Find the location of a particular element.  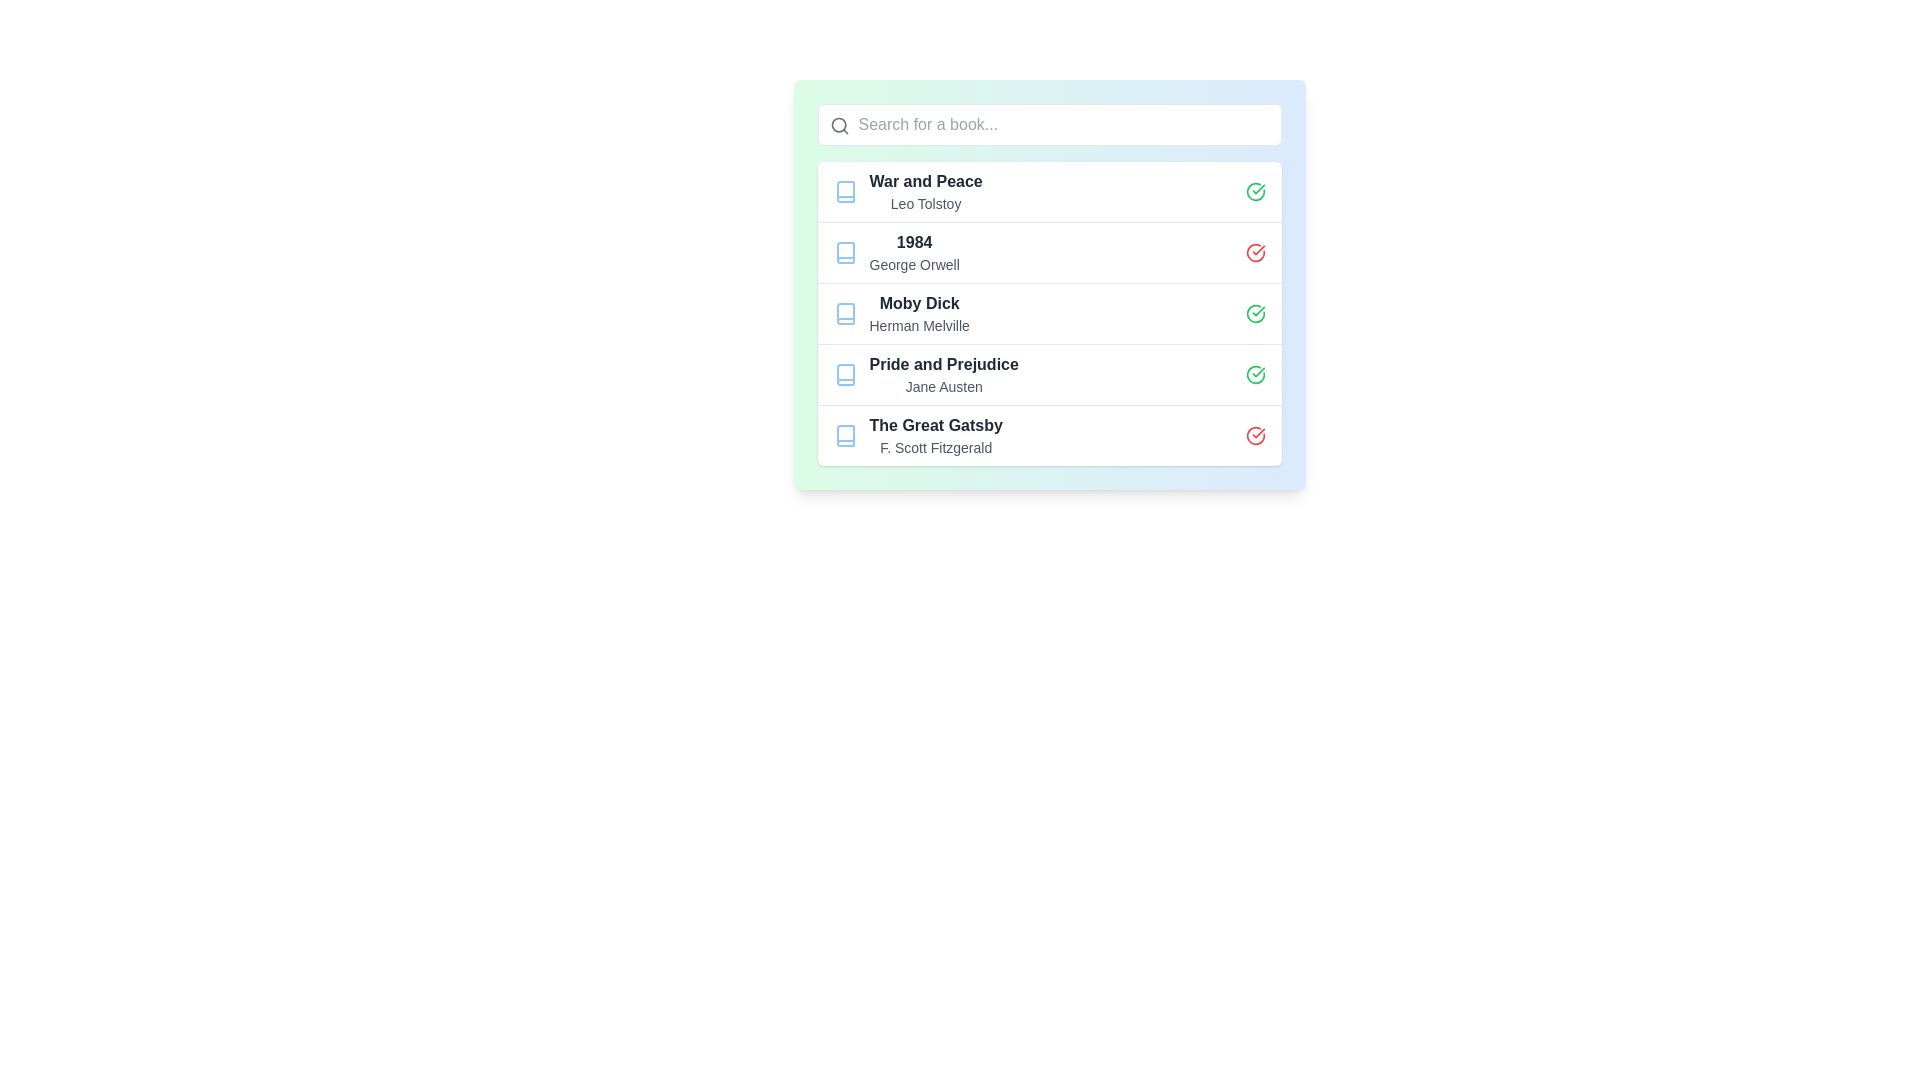

the light blue book icon located to the left of the 'War and Peace' text in the first item of the vertical list is located at coordinates (845, 192).